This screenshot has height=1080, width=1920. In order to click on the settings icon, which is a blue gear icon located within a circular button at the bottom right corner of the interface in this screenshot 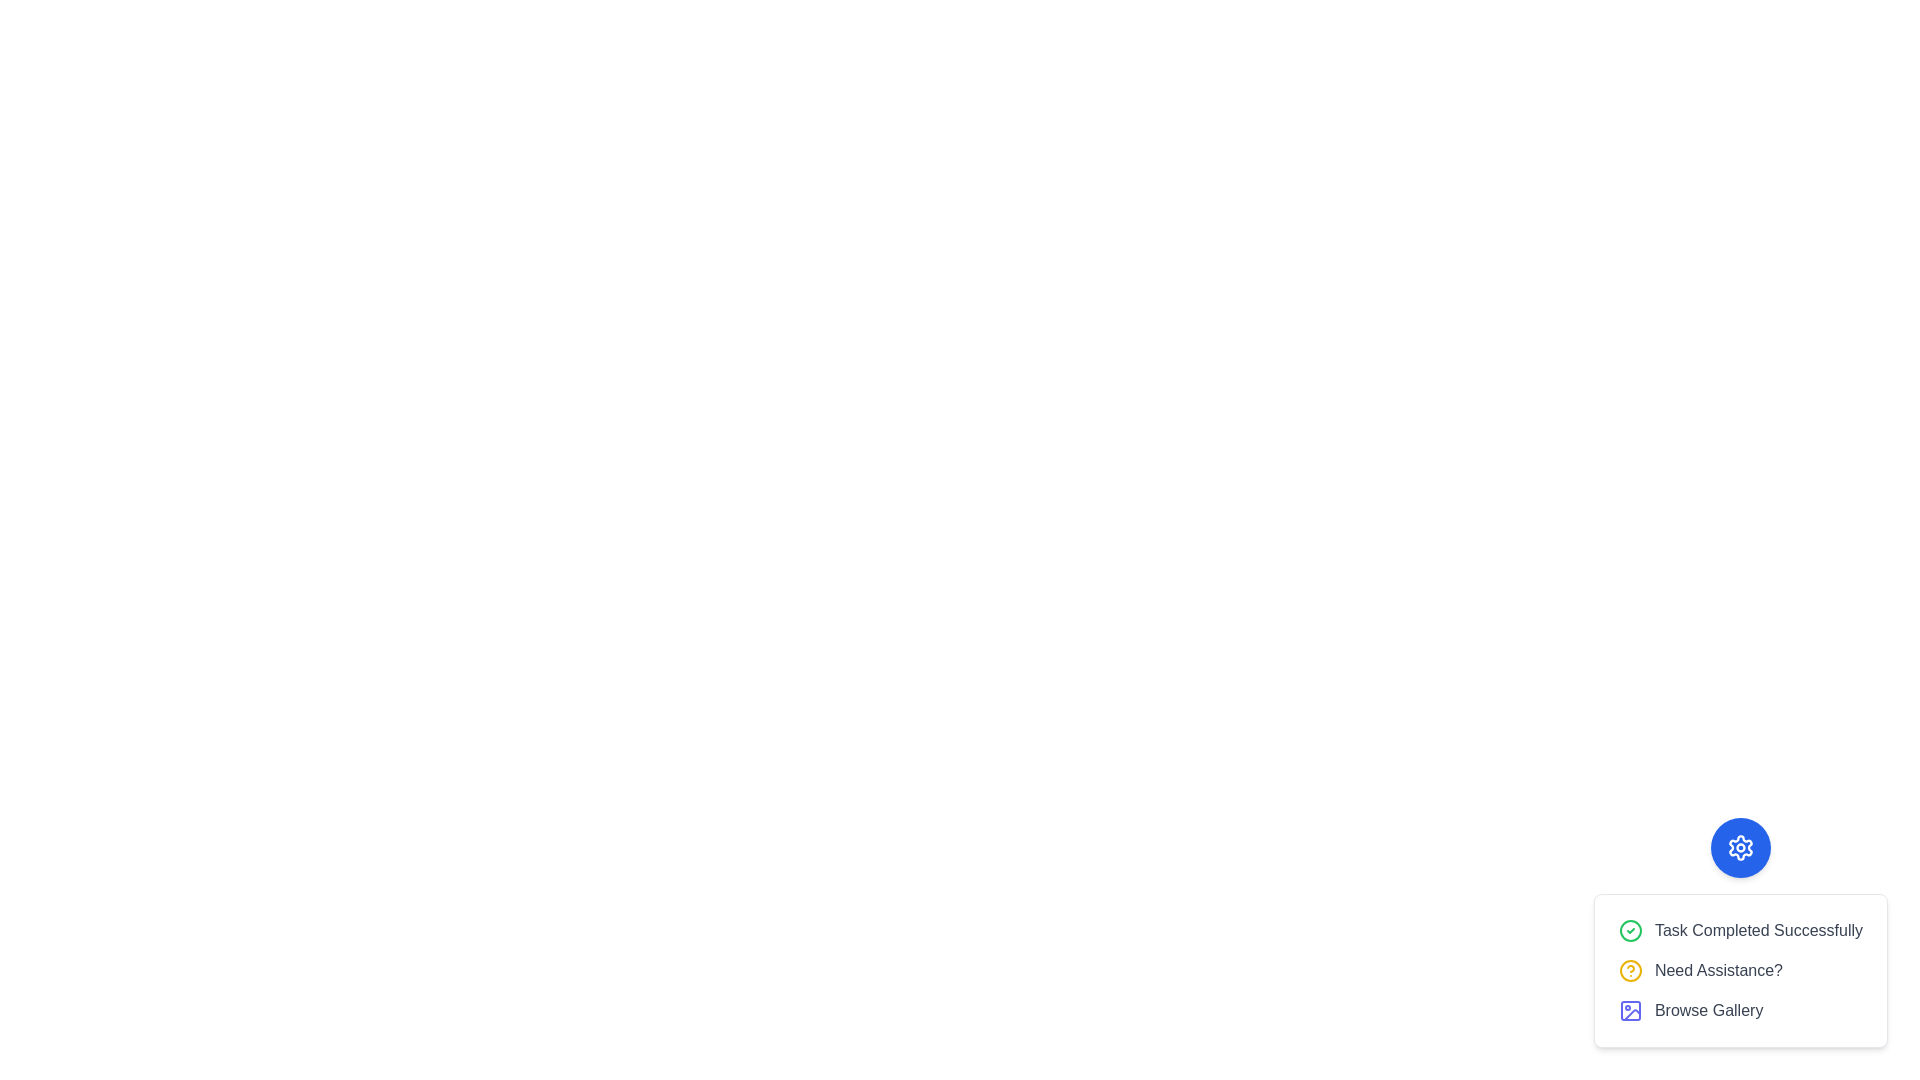, I will do `click(1738, 848)`.